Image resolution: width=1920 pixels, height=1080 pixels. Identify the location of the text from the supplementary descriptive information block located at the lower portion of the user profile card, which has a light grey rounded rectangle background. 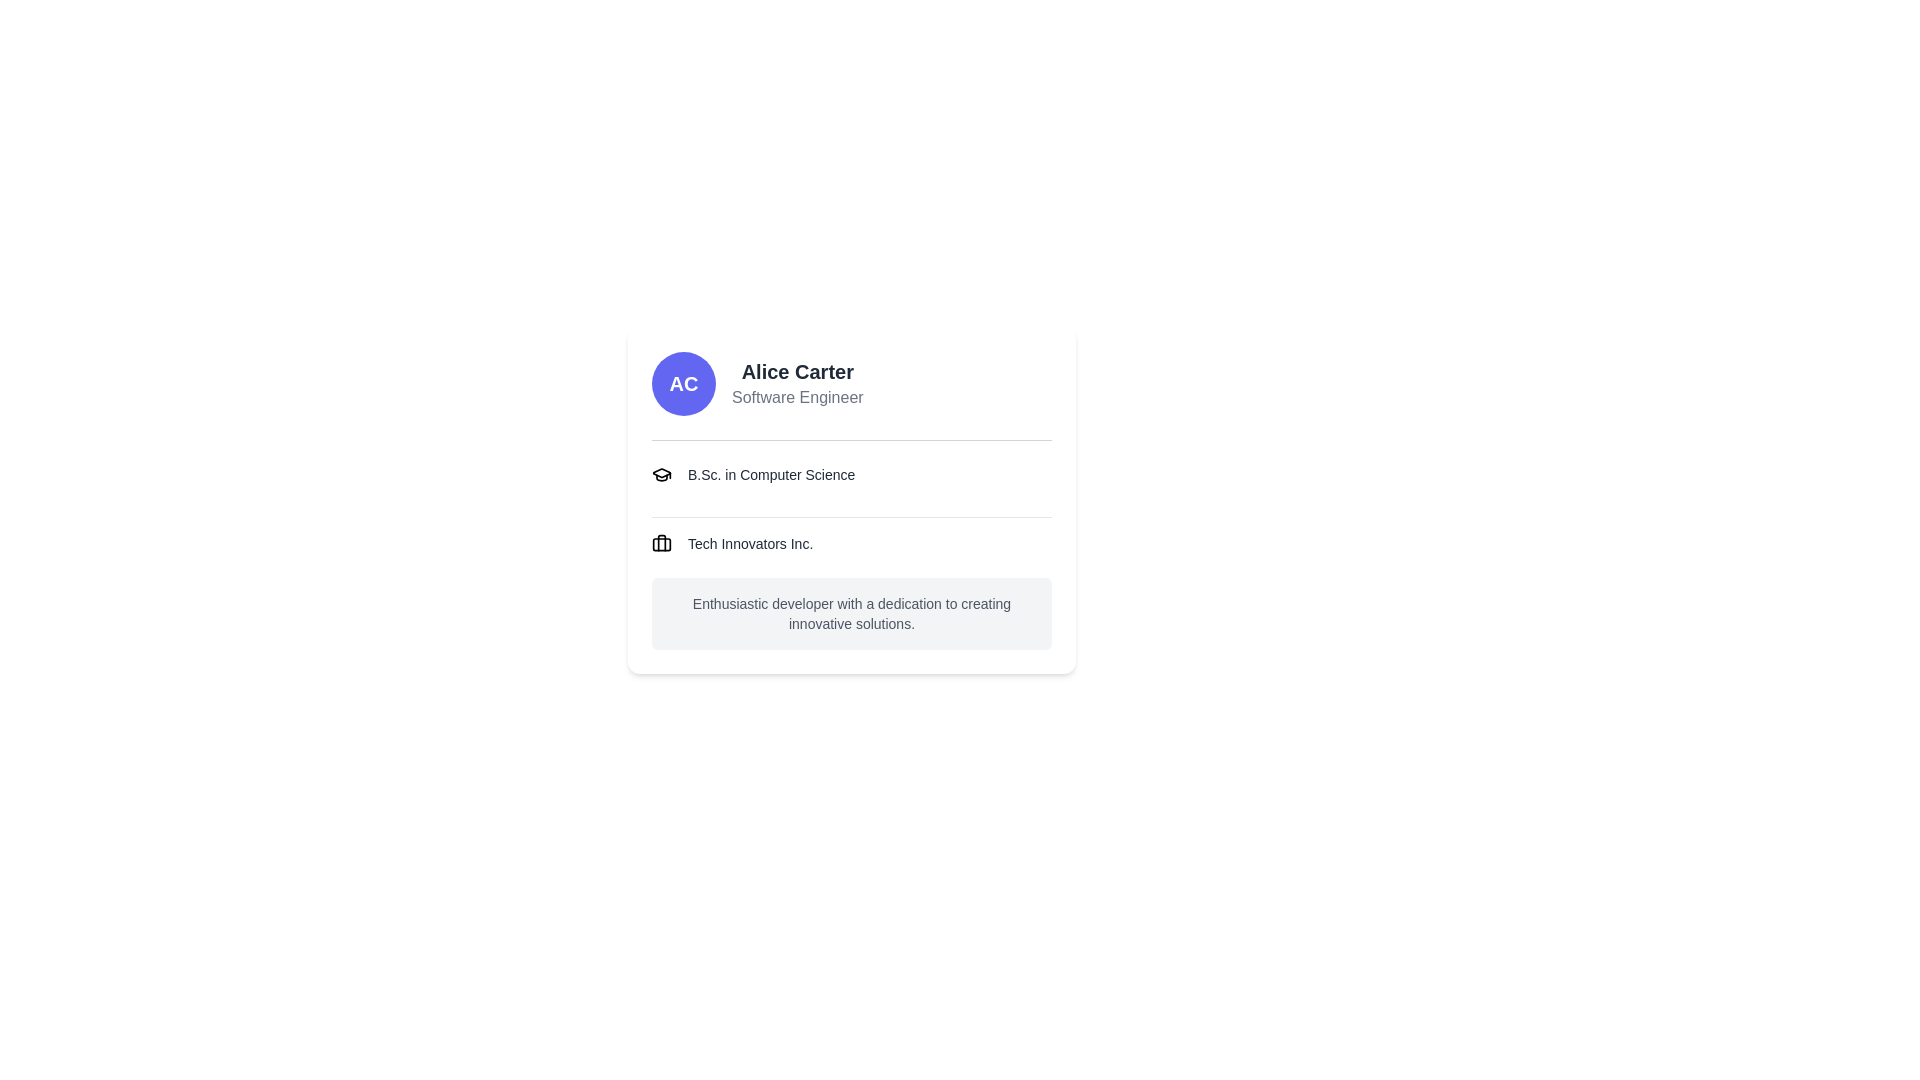
(851, 612).